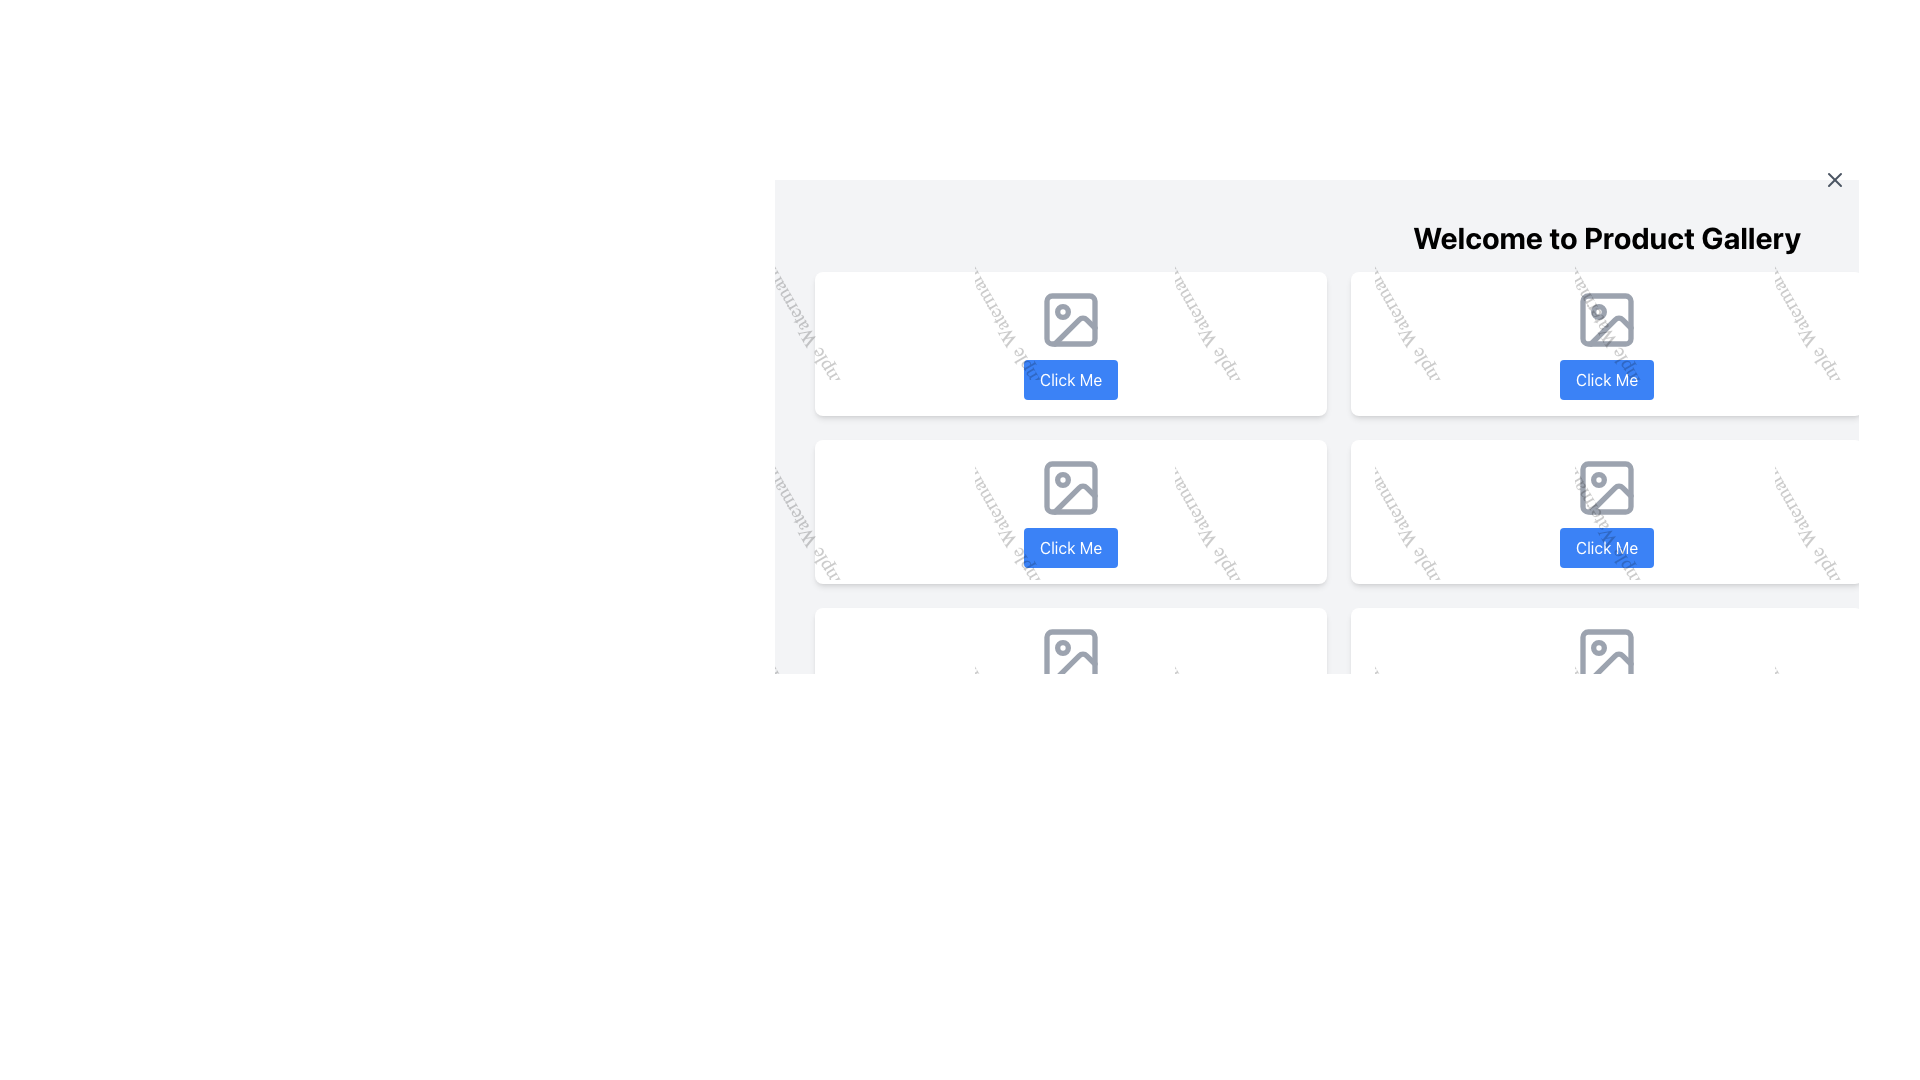 This screenshot has height=1080, width=1920. Describe the element at coordinates (1607, 488) in the screenshot. I see `the light gray rectangular shape with rounded corners inside the 'lucide-image' SVG component, located at the upper-left corner of the icon with the sun and mountain features` at that location.